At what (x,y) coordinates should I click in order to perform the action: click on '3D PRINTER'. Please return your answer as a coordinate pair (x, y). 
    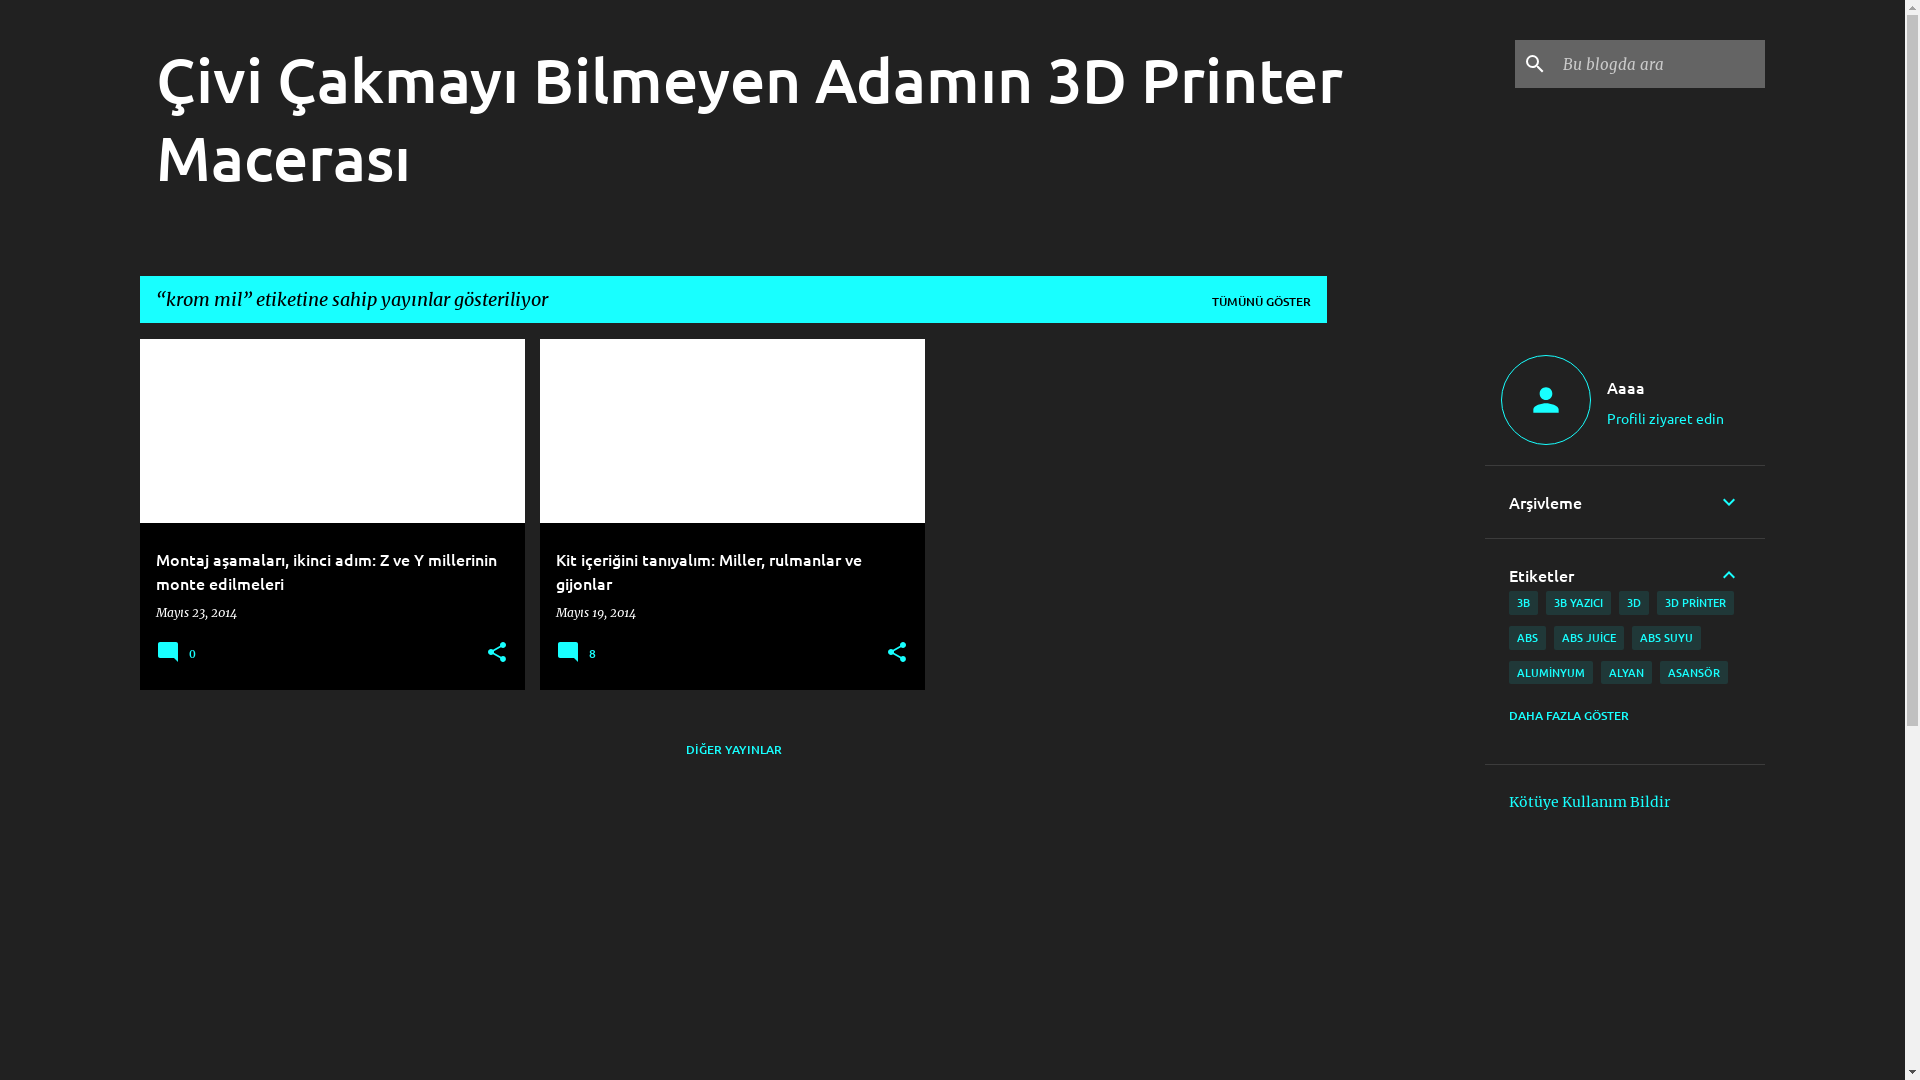
    Looking at the image, I should click on (1694, 601).